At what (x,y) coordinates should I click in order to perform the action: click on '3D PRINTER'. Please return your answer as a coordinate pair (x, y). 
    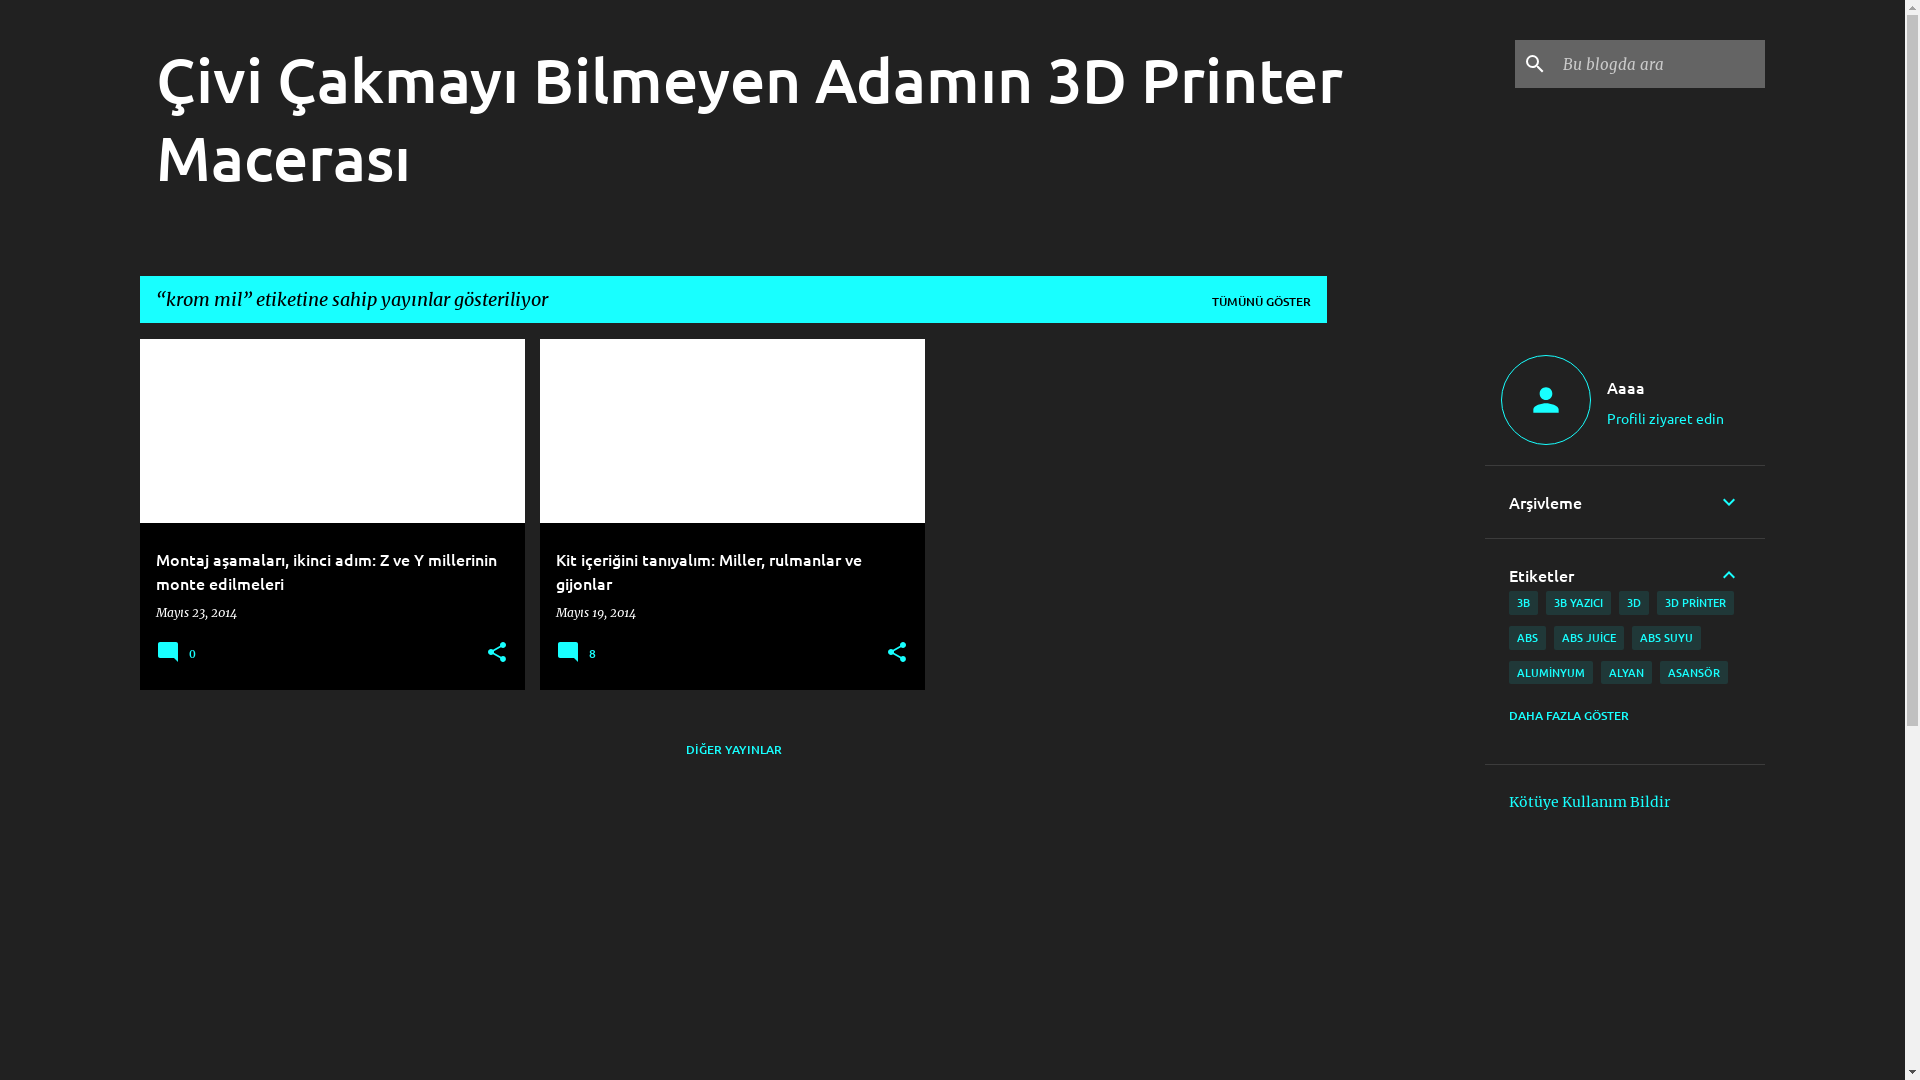
    Looking at the image, I should click on (1694, 601).